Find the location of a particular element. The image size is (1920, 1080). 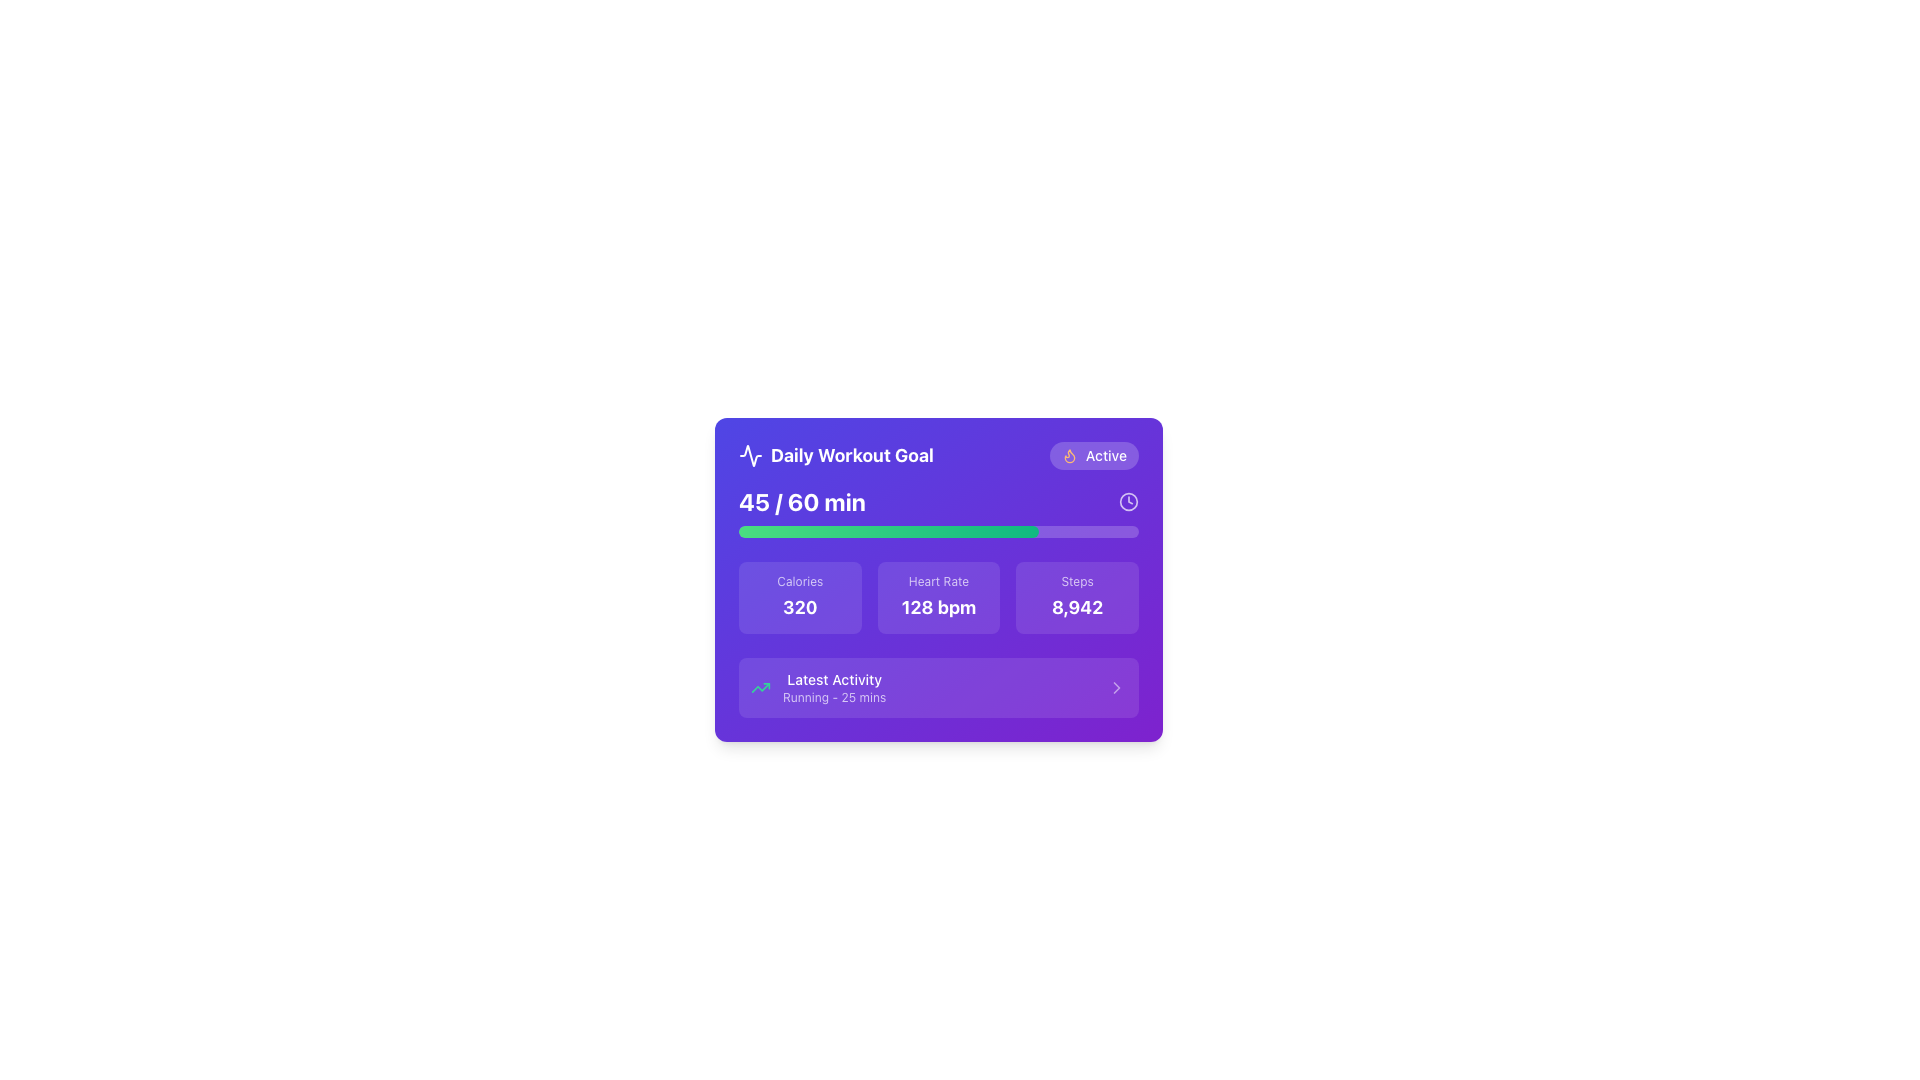

the circular graphical component styled as part of the clock icon located at the top-right corner of the primary interface card is located at coordinates (1128, 500).